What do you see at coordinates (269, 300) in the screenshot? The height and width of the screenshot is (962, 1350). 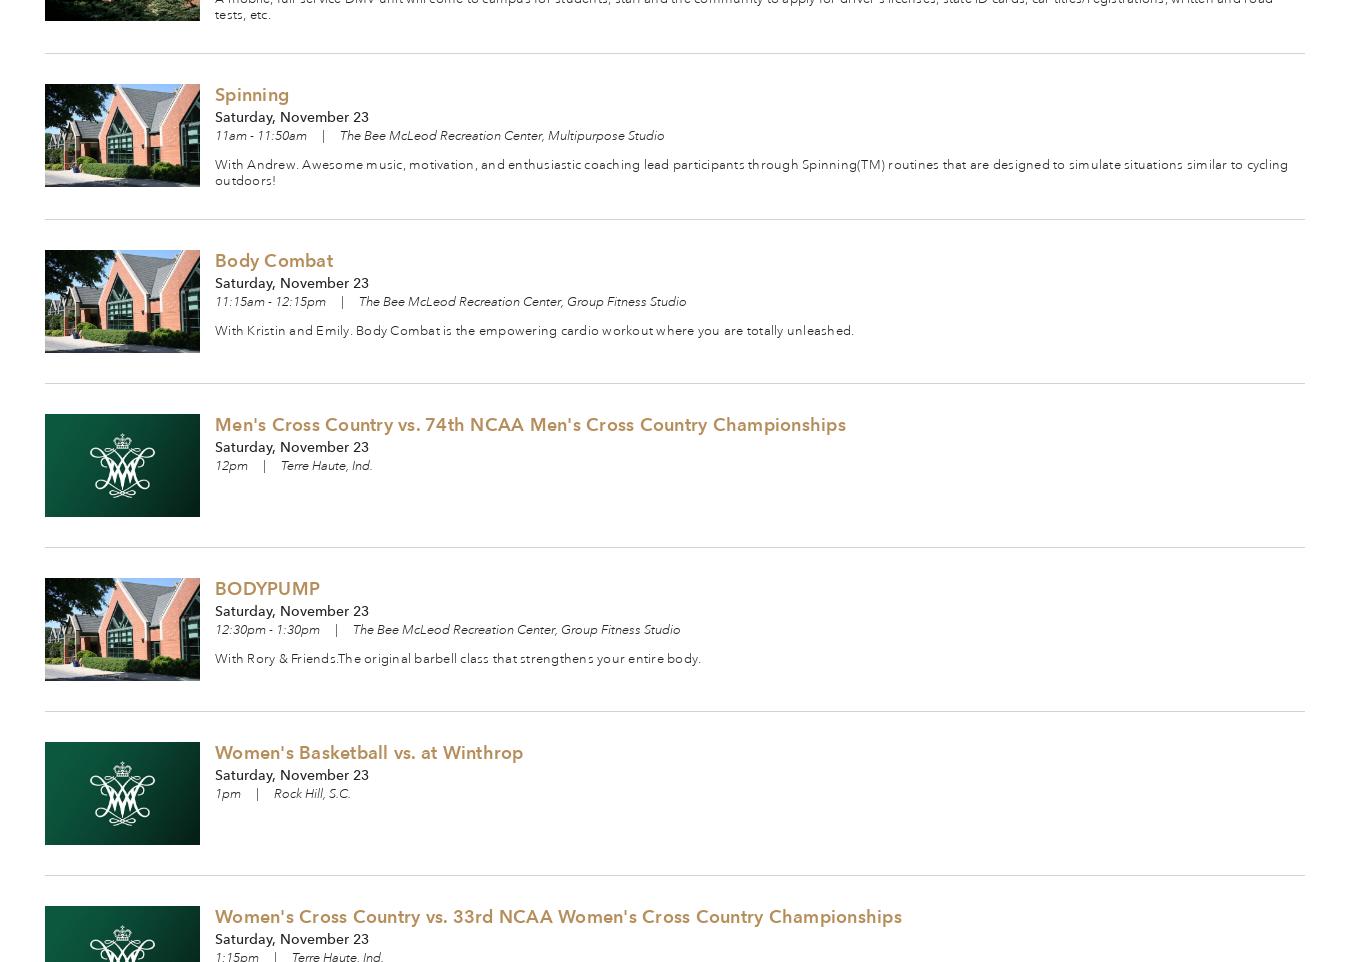 I see `'11:15am - 12:15pm'` at bounding box center [269, 300].